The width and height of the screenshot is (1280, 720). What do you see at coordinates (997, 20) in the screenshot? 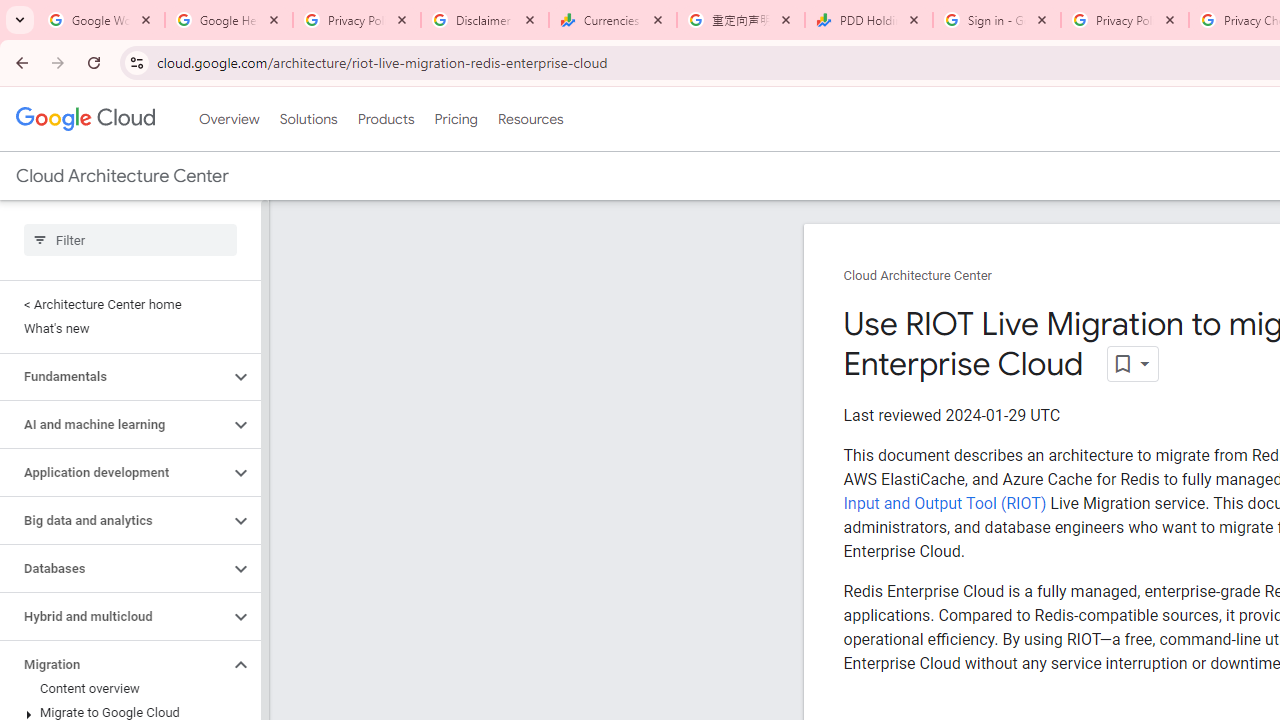
I see `'Sign in - Google Accounts'` at bounding box center [997, 20].